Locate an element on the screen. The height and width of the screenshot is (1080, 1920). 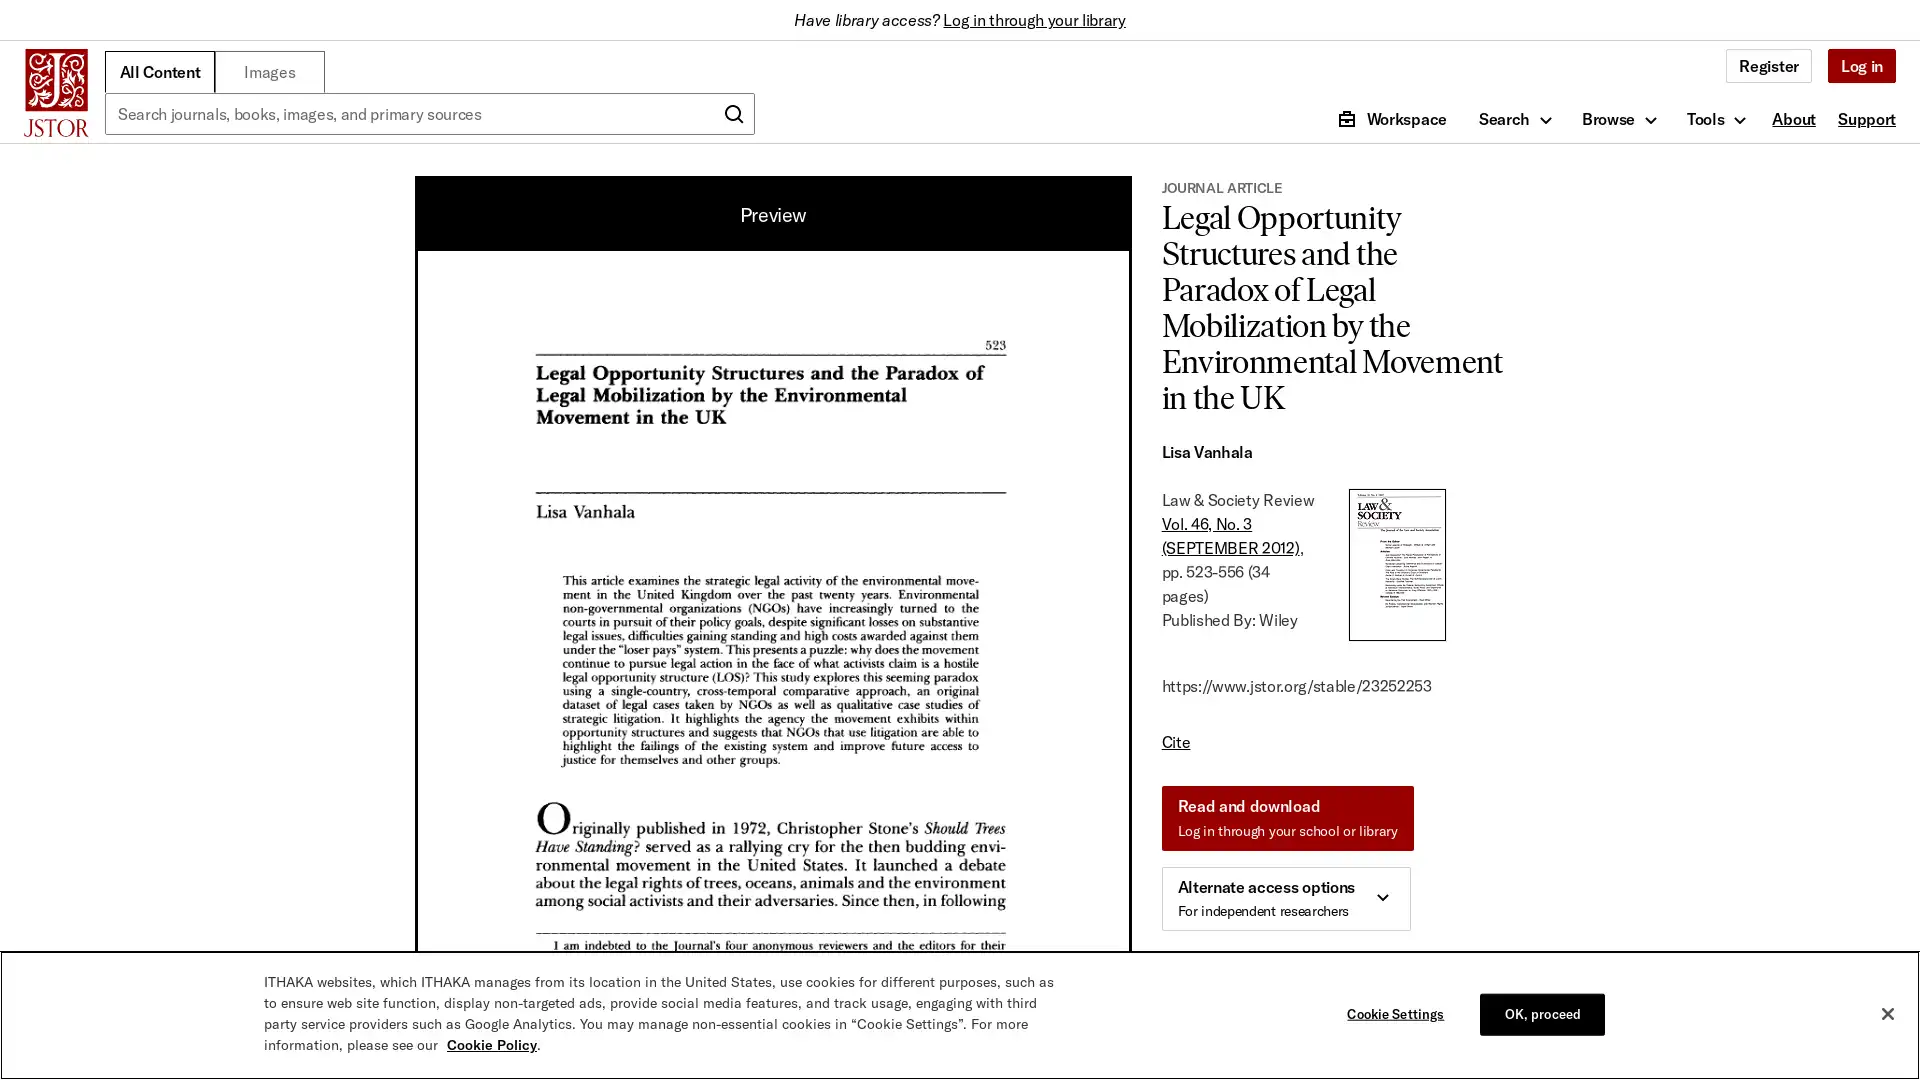
Cookie Settings is located at coordinates (1399, 1014).